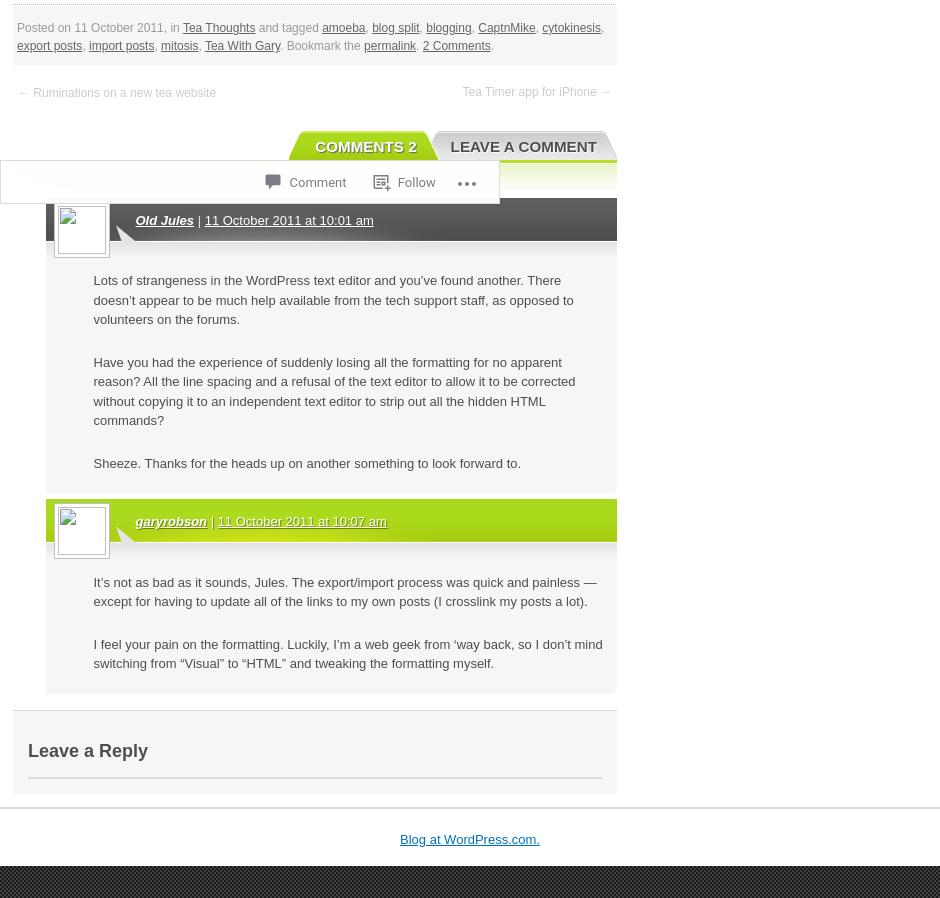 The image size is (940, 898). What do you see at coordinates (317, 181) in the screenshot?
I see `'Comment'` at bounding box center [317, 181].